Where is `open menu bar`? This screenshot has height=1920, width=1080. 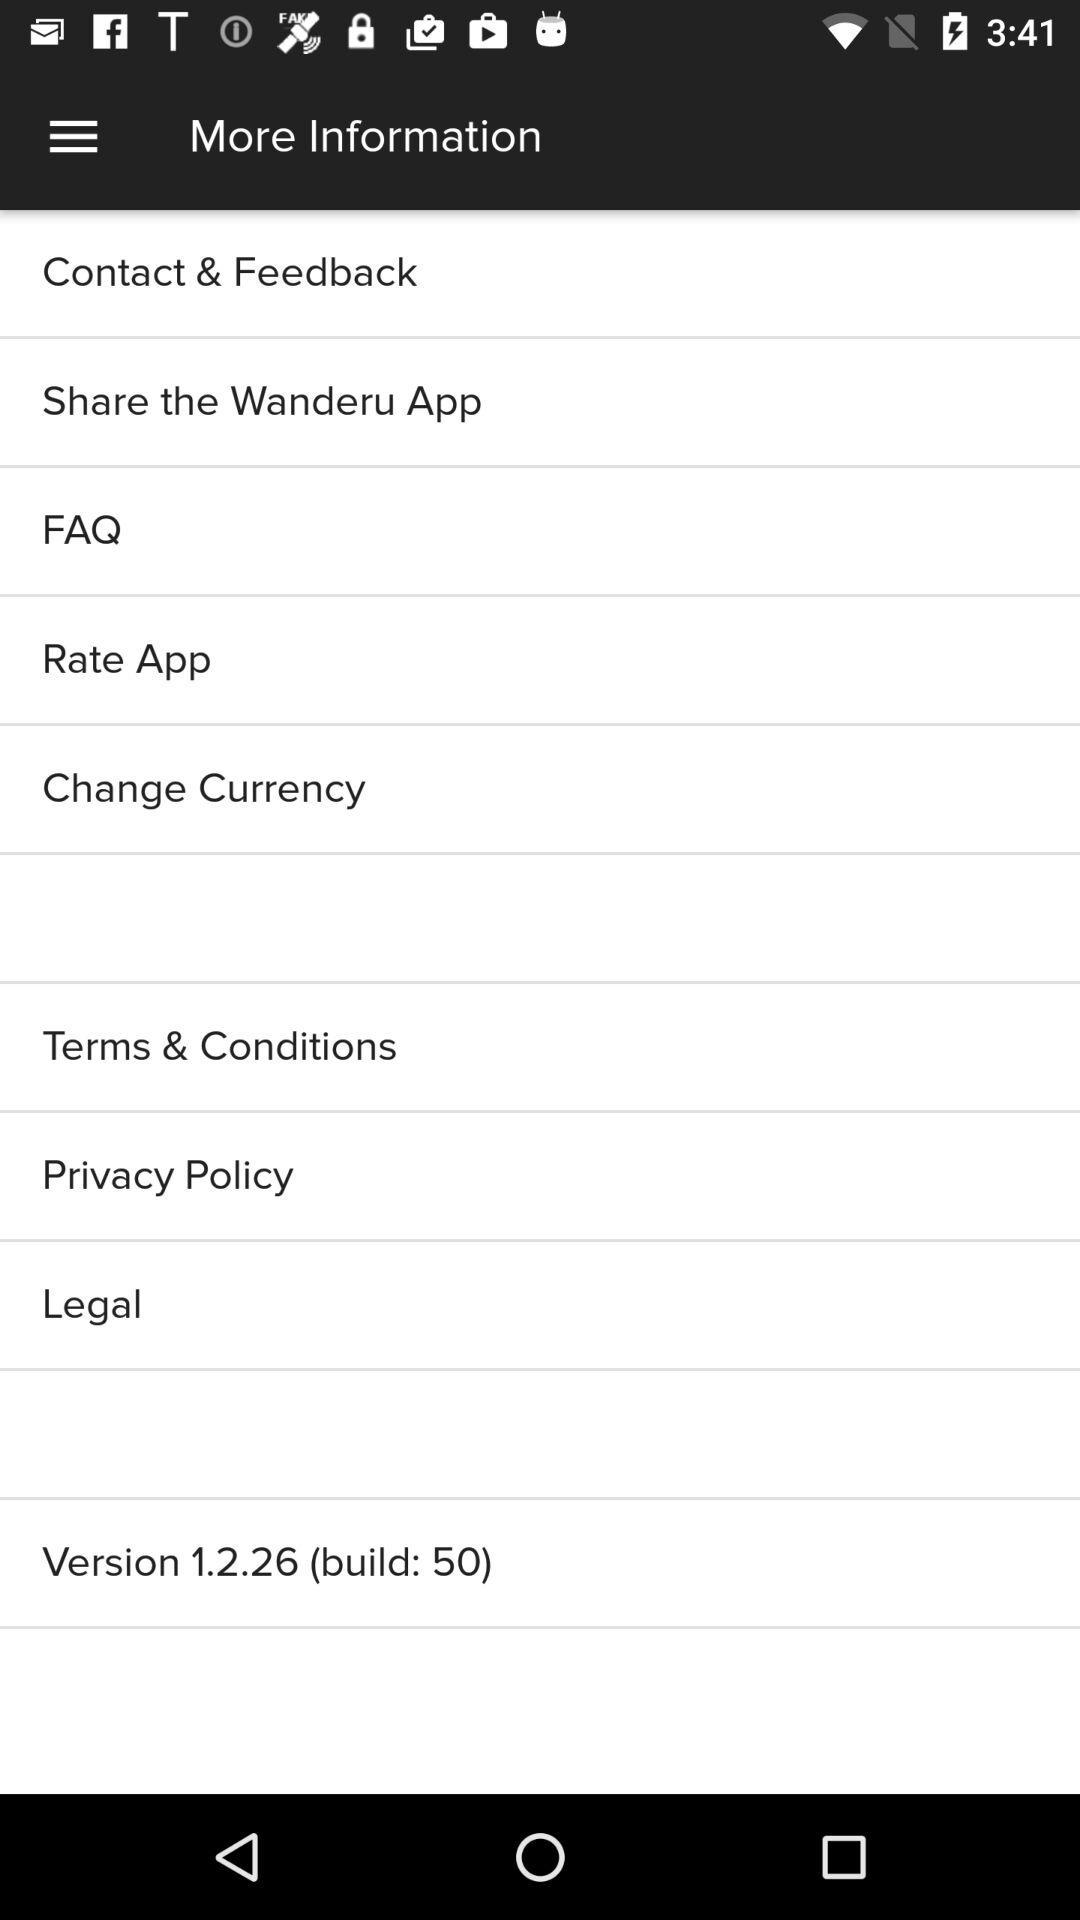 open menu bar is located at coordinates (72, 135).